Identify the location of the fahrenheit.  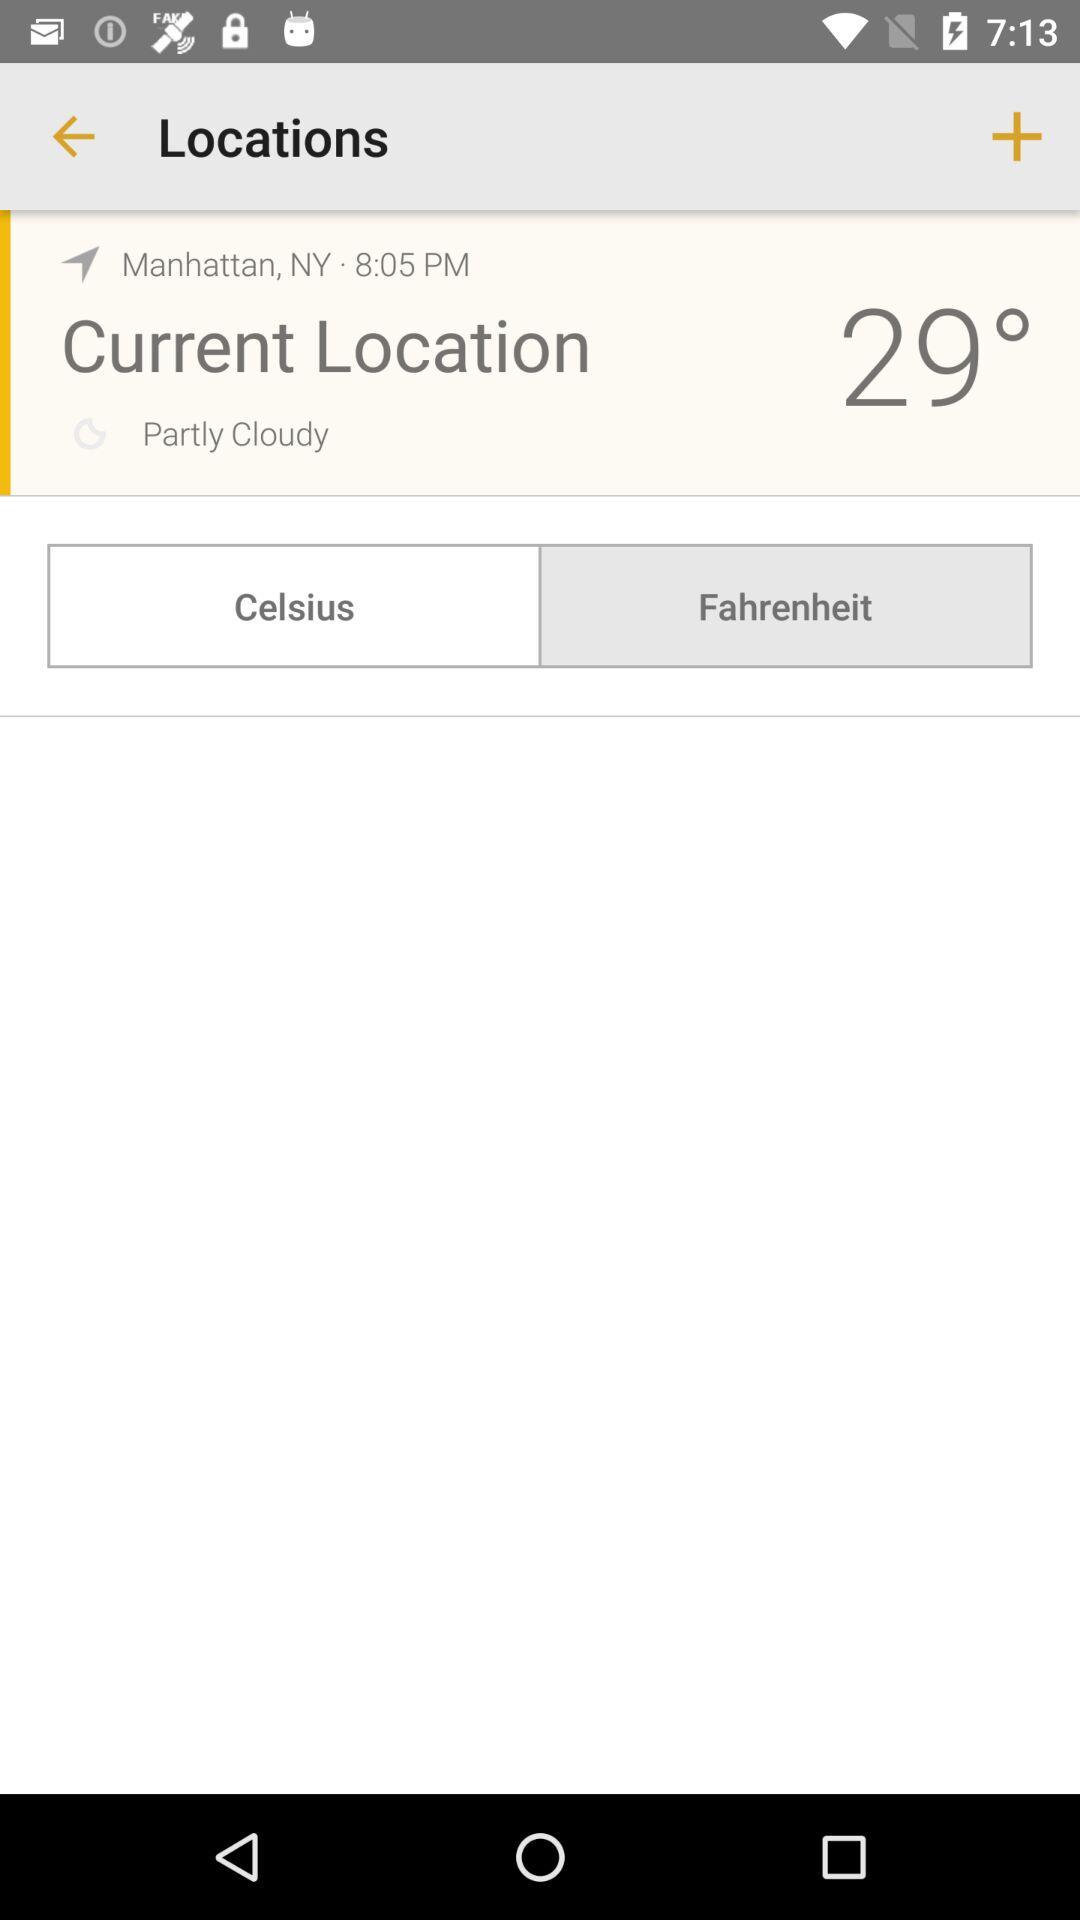
(784, 604).